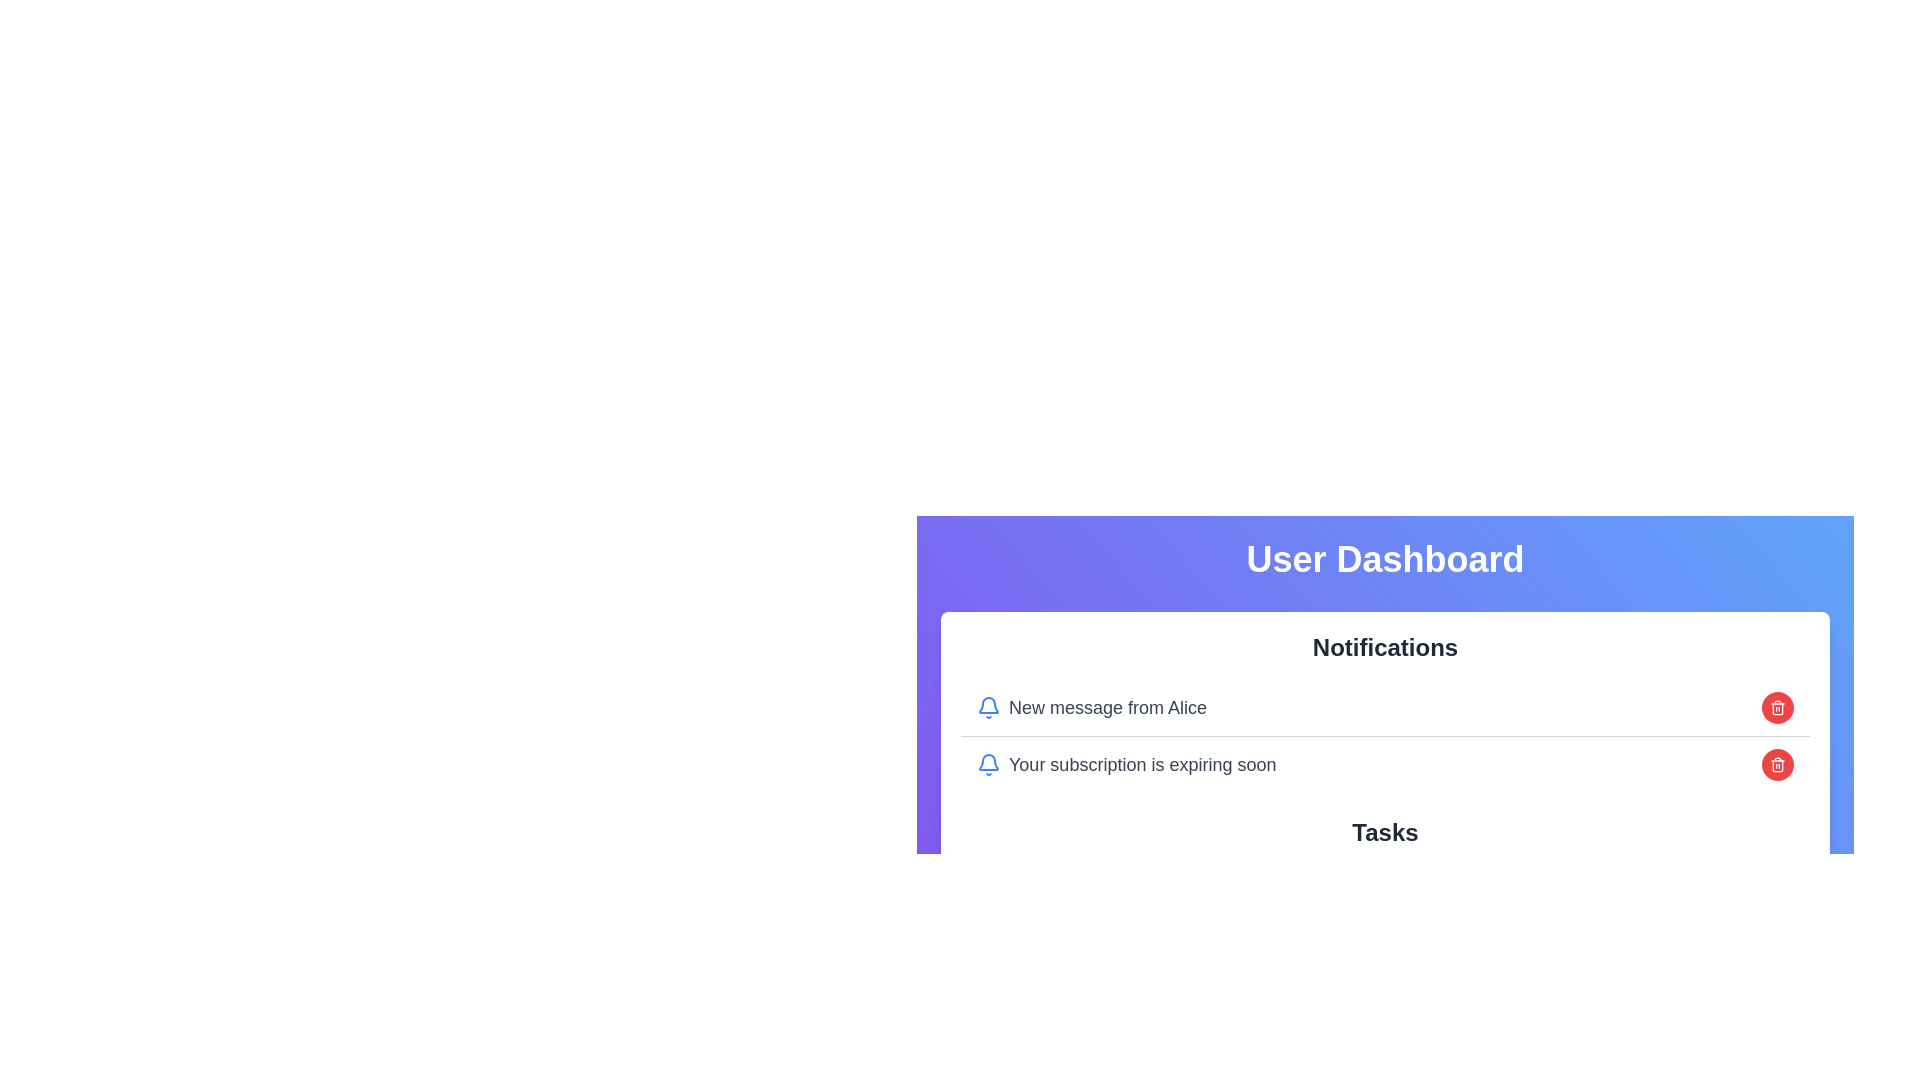 This screenshot has width=1920, height=1080. Describe the element at coordinates (1777, 708) in the screenshot. I see `the trash icon in the top-right corner of the notification entry` at that location.